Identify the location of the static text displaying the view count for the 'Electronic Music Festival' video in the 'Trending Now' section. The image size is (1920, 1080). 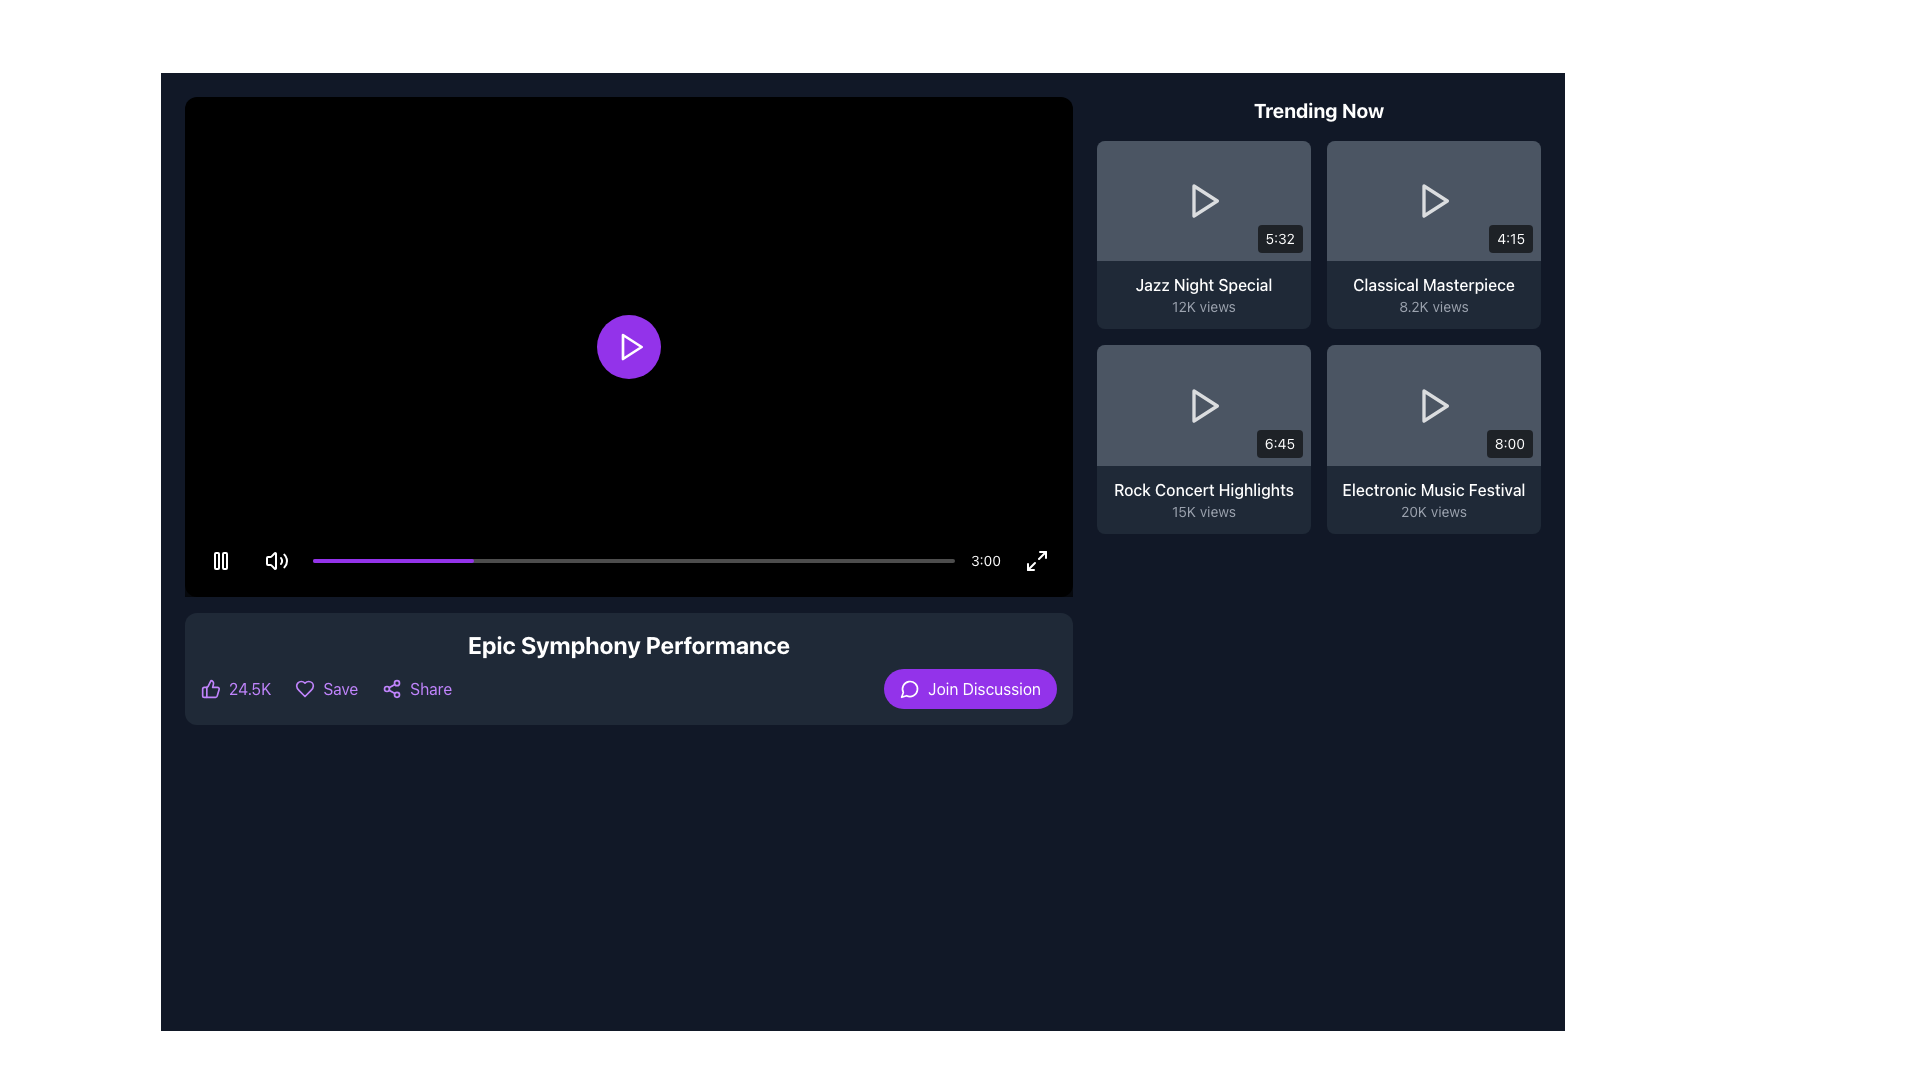
(1433, 509).